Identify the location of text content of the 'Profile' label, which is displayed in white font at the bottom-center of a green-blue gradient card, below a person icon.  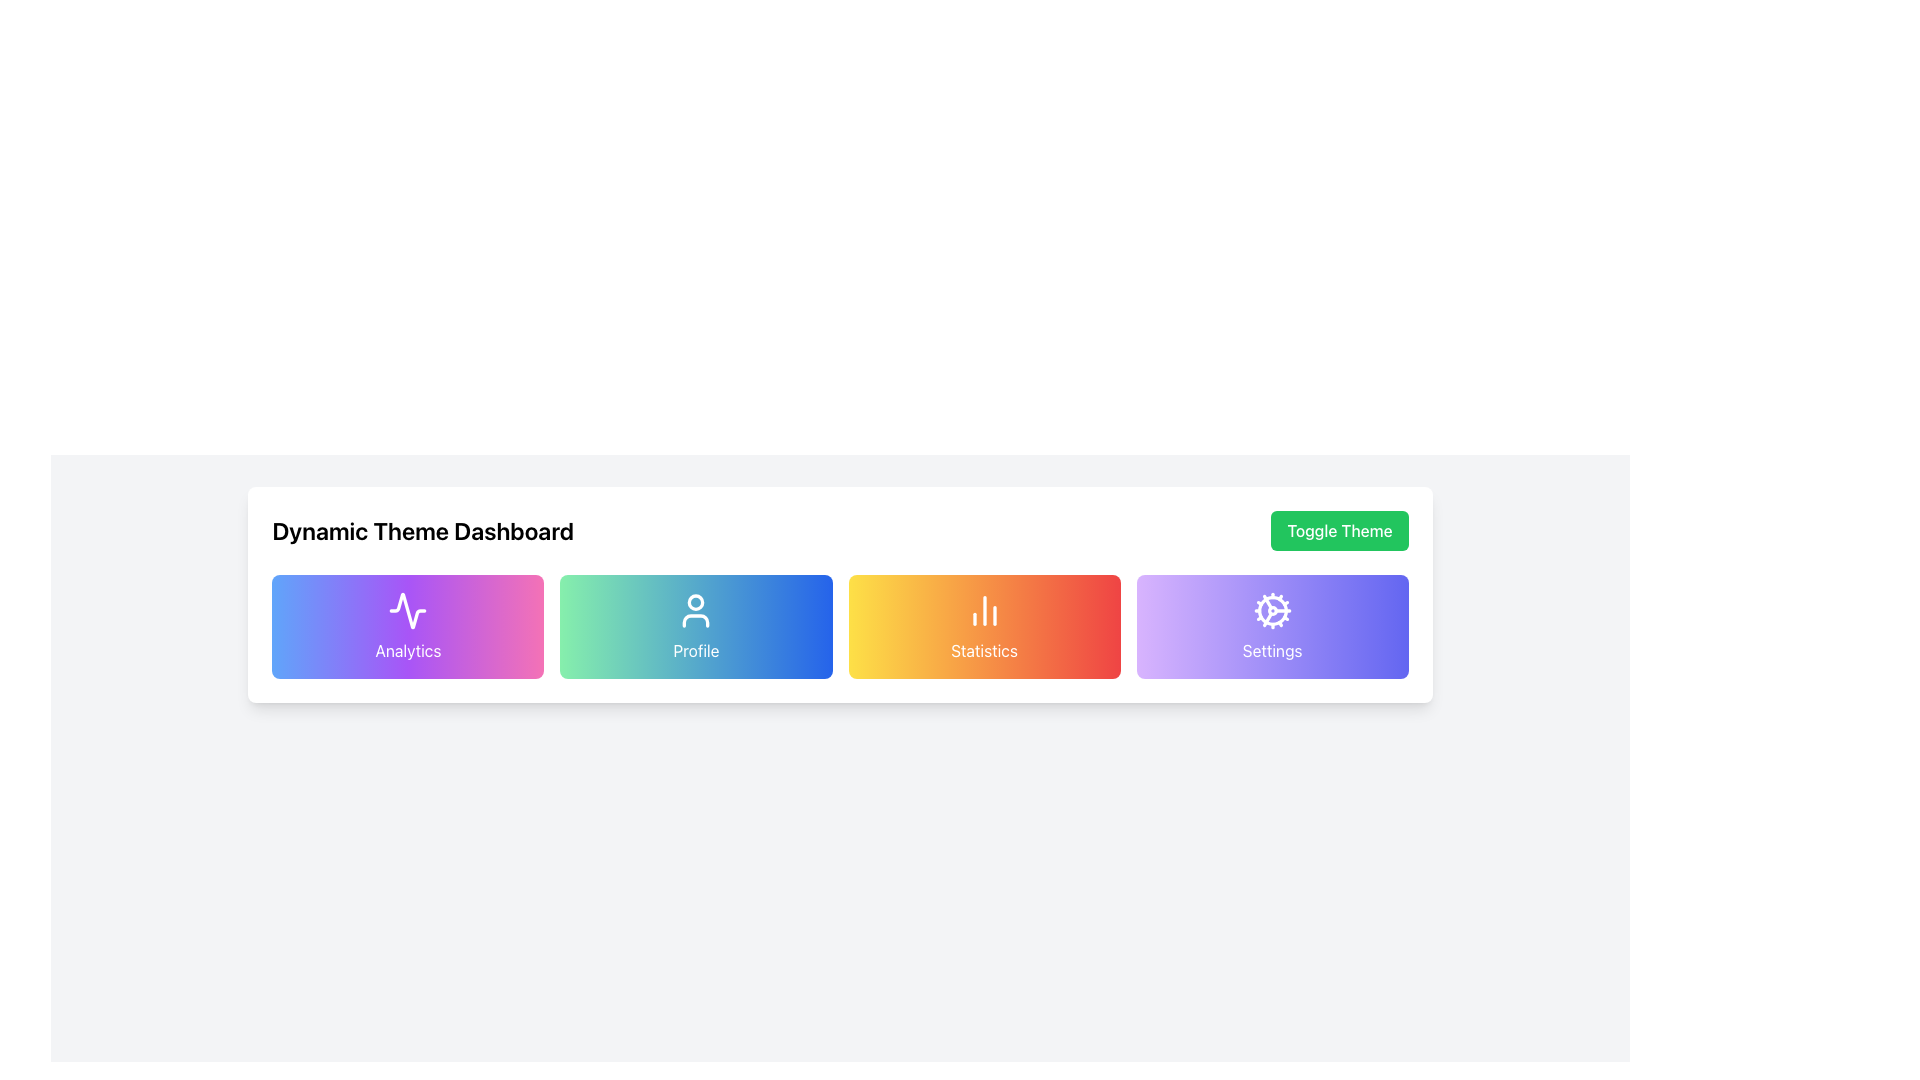
(696, 651).